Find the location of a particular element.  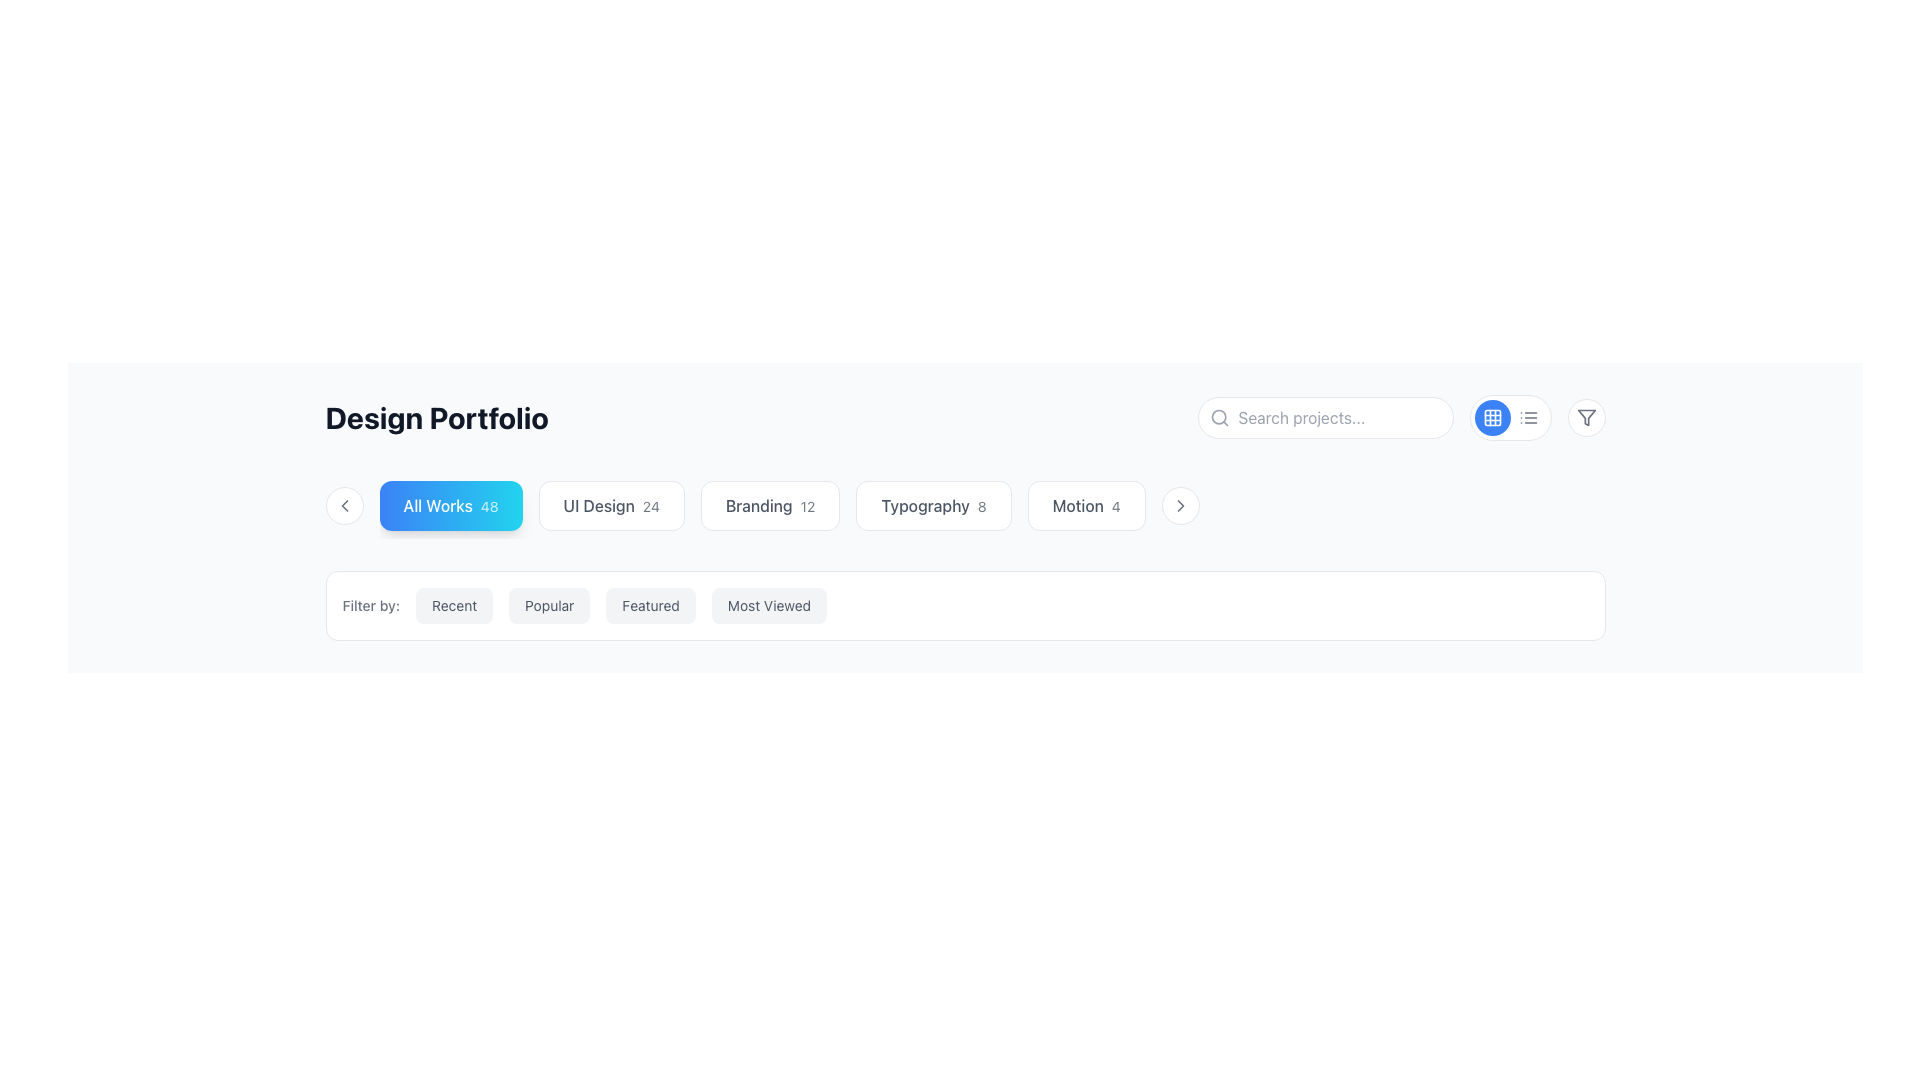

the text label displaying 'Motion' within the button component, which is part of a rounded rectangular button with a white background, located at the center of the page is located at coordinates (1077, 504).